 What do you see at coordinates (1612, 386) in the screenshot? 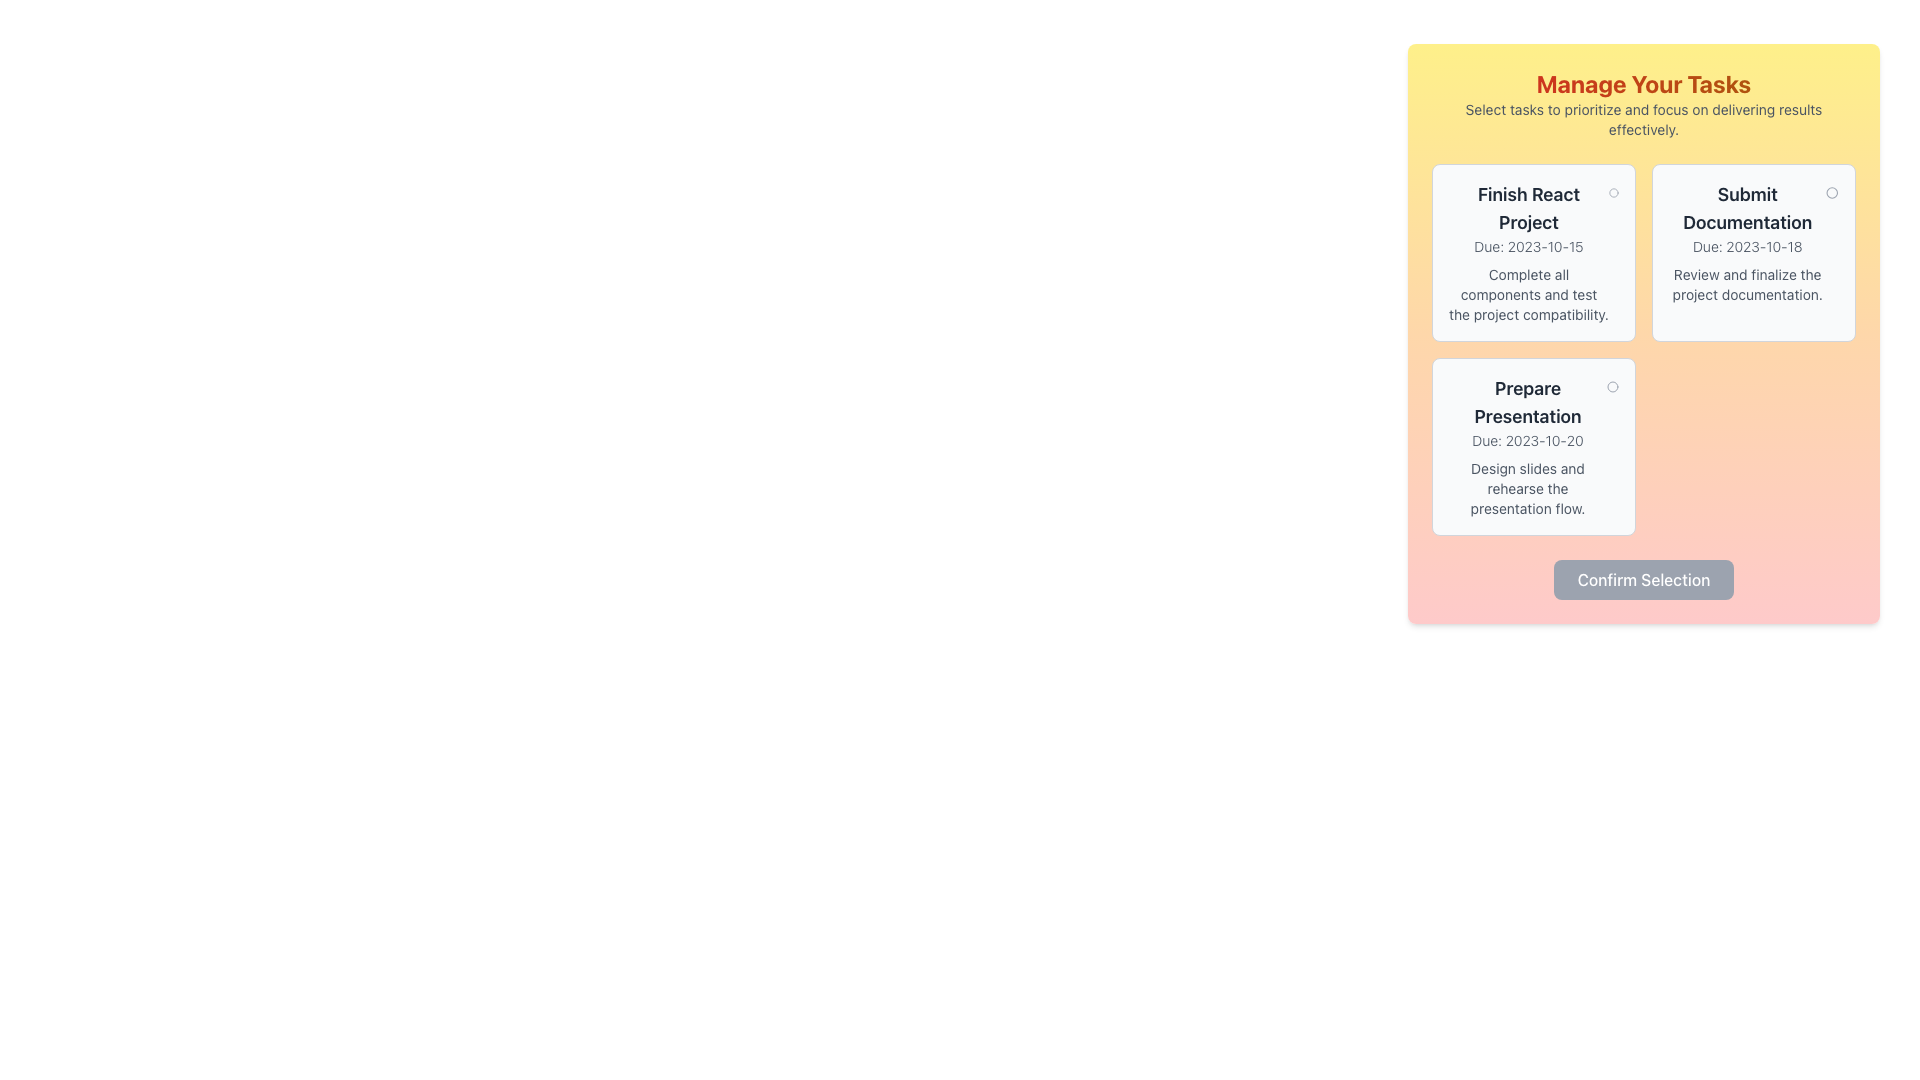
I see `the gray circular vector graphic located within the 'Prepare Presentation' task card in the bottom-left corner of the group of selectable task cards for informational purposes` at bounding box center [1612, 386].